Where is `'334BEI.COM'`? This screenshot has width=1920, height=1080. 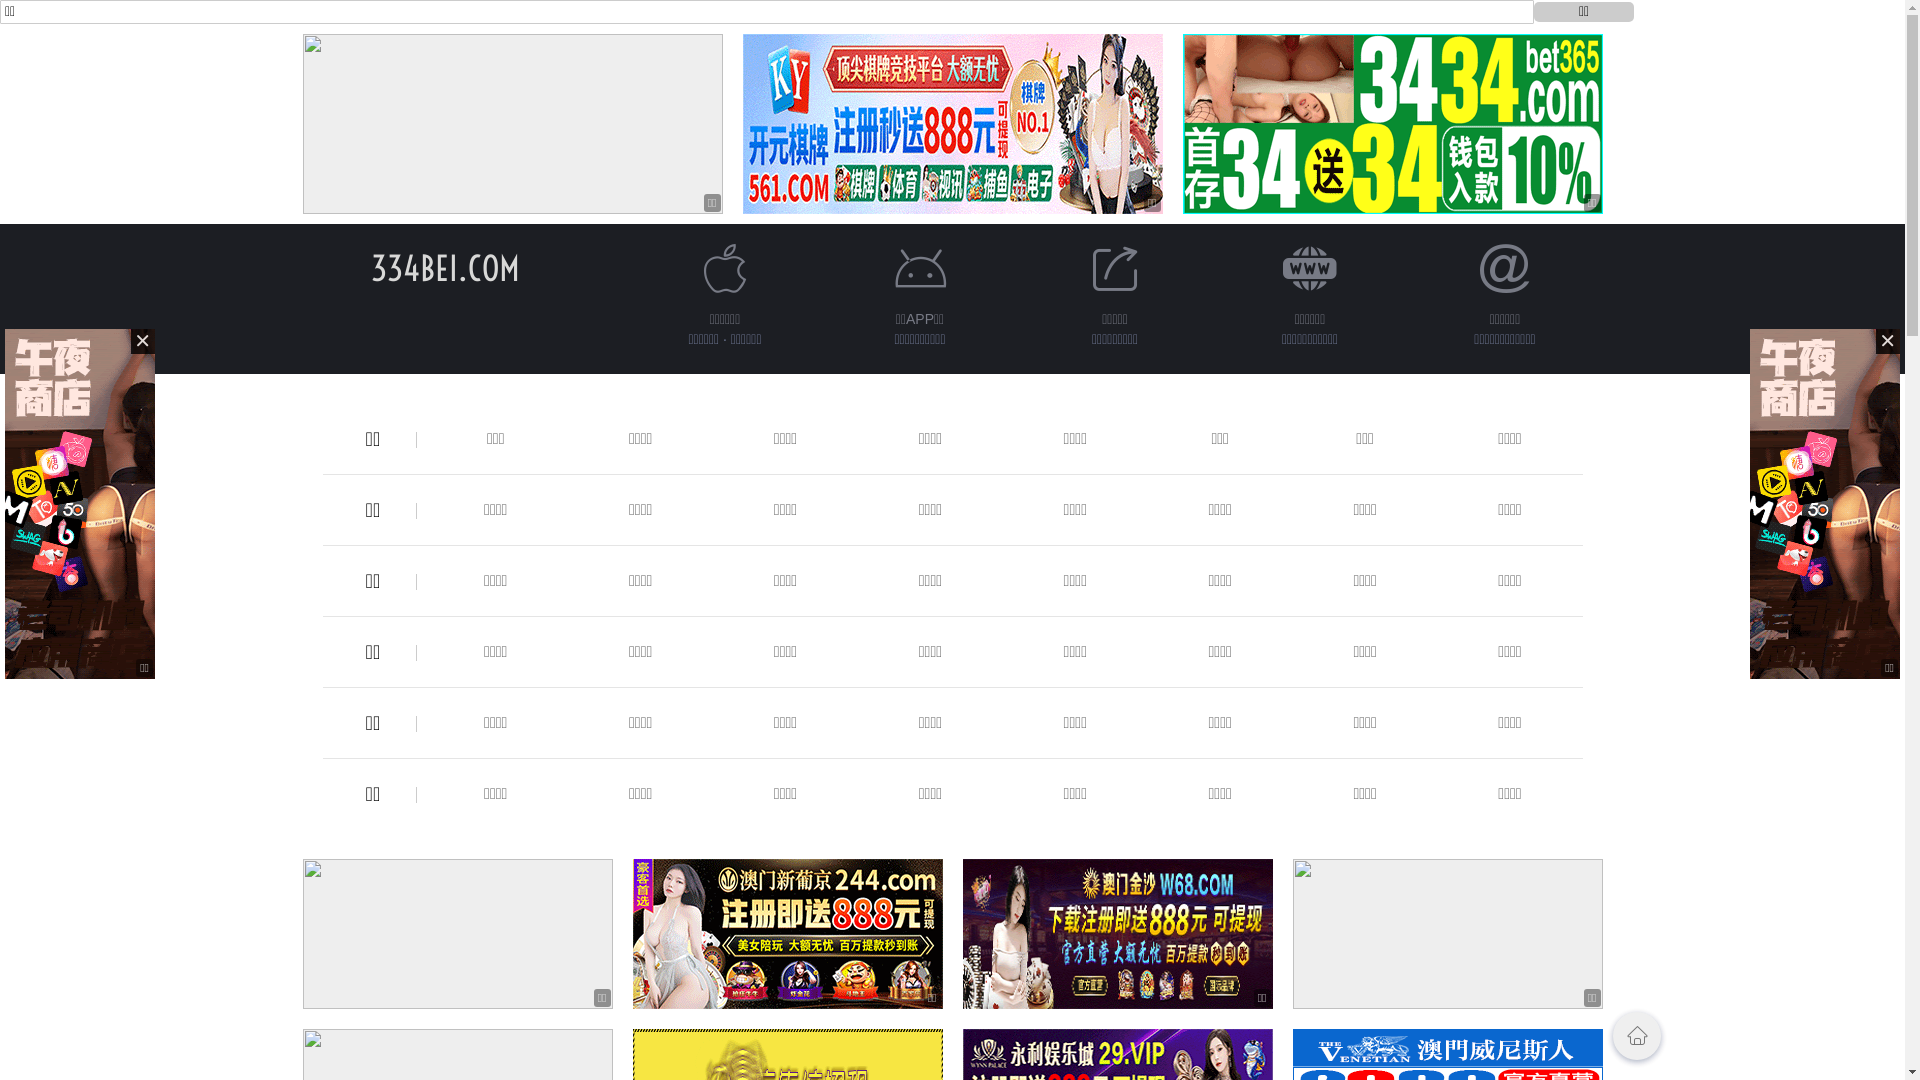 '334BEI.COM' is located at coordinates (444, 267).